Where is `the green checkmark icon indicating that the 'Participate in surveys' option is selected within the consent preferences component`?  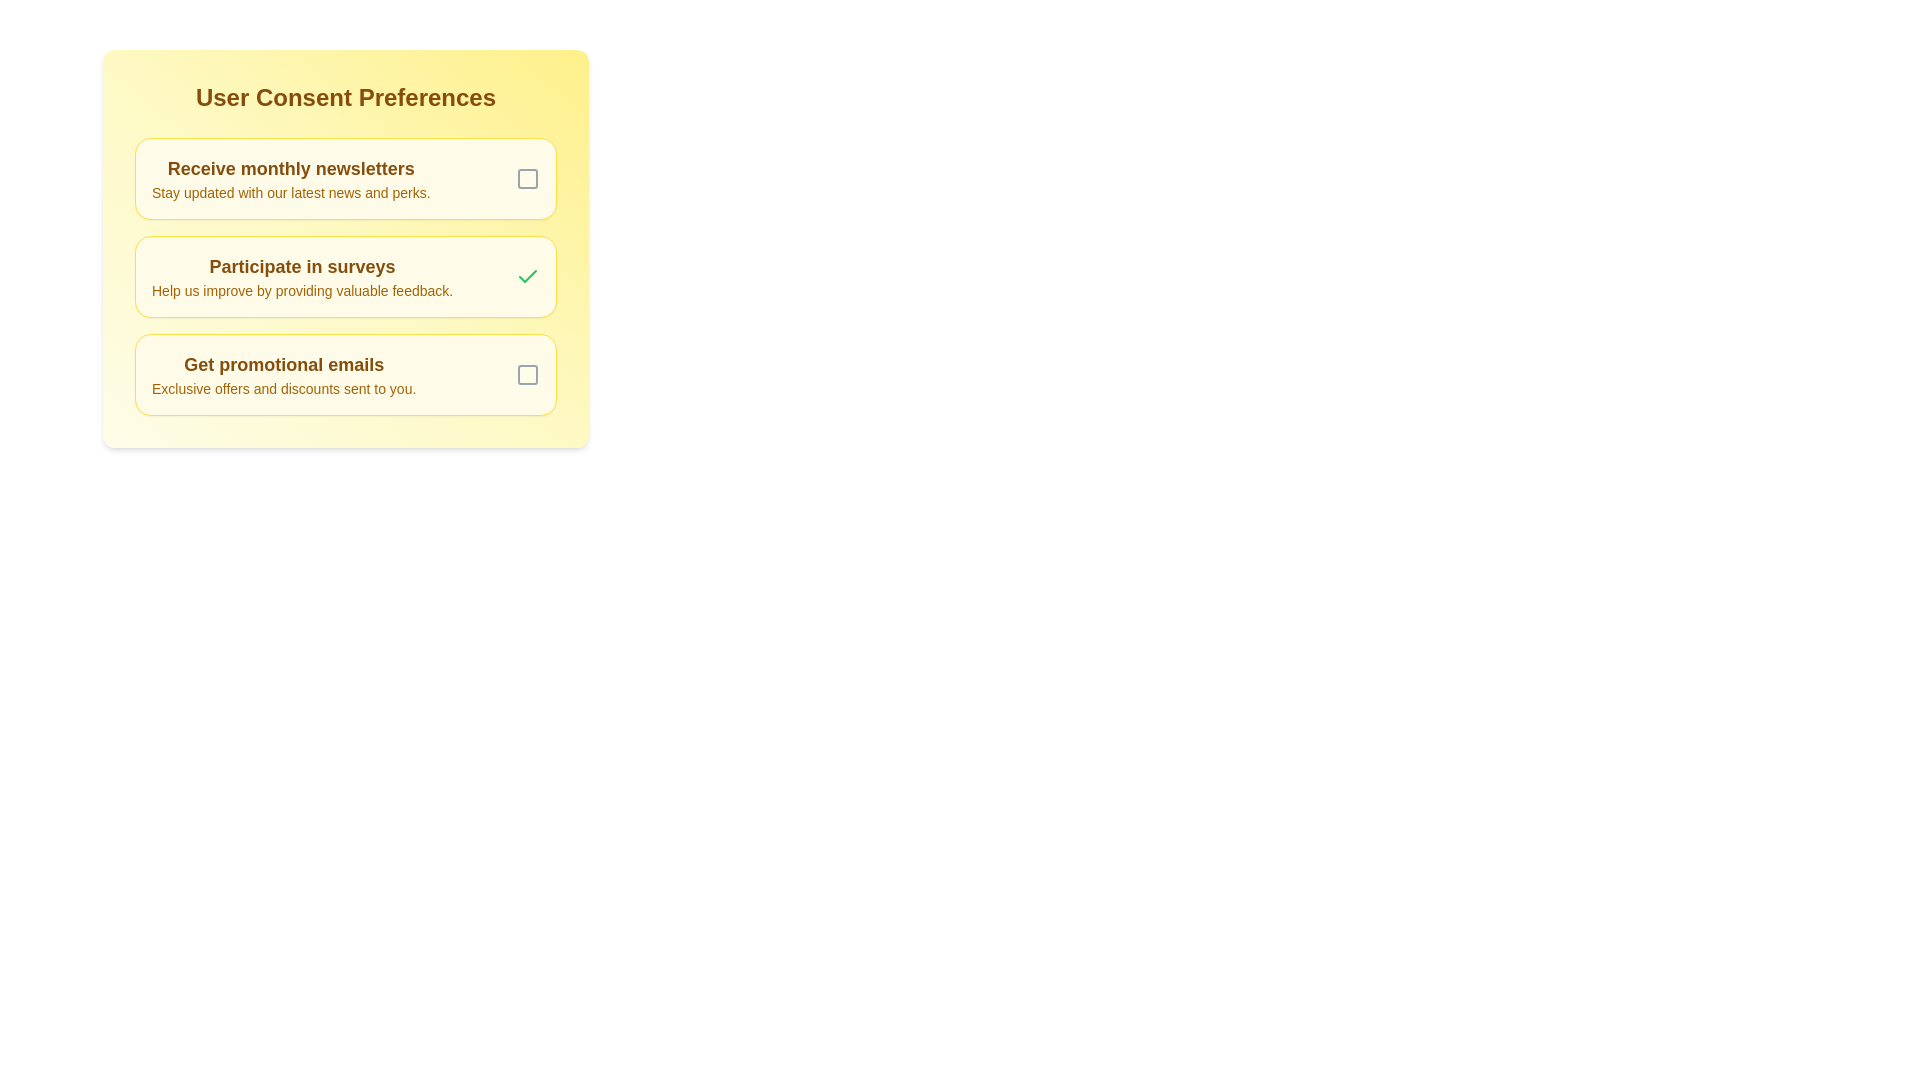
the green checkmark icon indicating that the 'Participate in surveys' option is selected within the consent preferences component is located at coordinates (528, 276).